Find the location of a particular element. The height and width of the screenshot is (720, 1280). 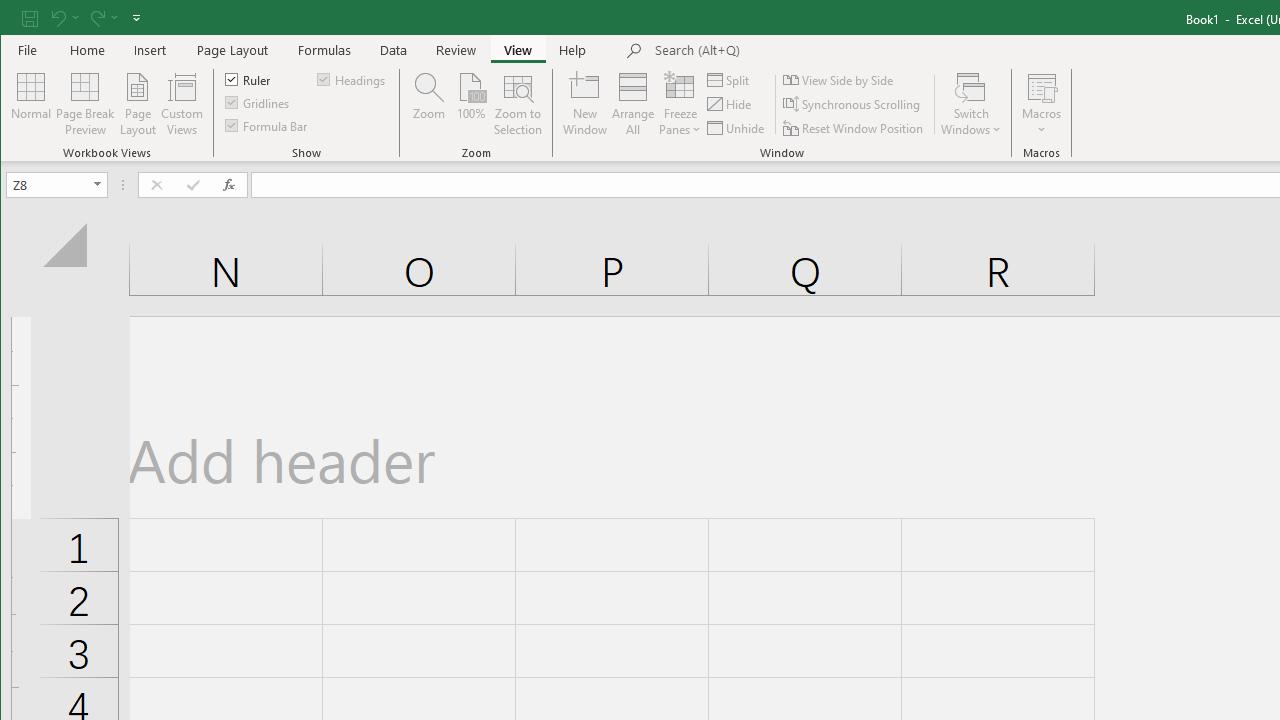

'Switch Windows' is located at coordinates (971, 104).